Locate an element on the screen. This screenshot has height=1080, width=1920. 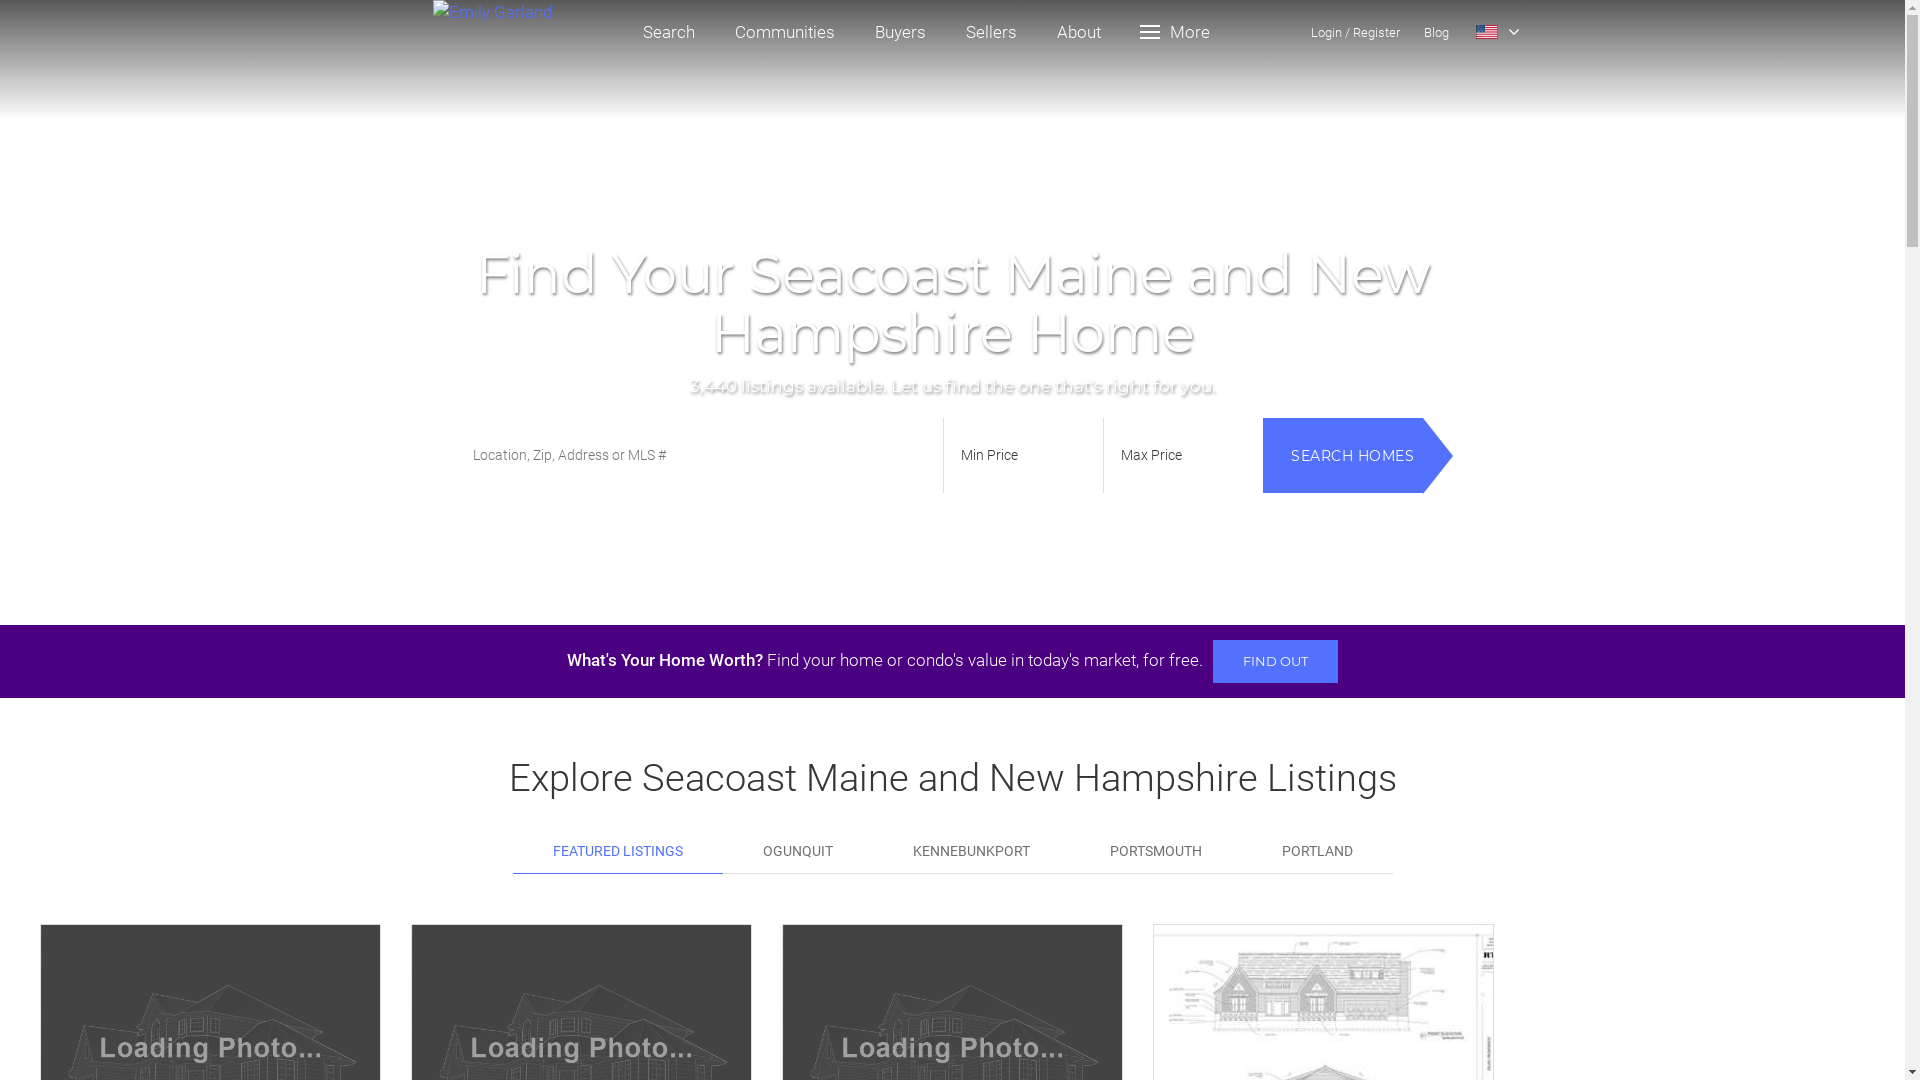
'Search' is located at coordinates (667, 32).